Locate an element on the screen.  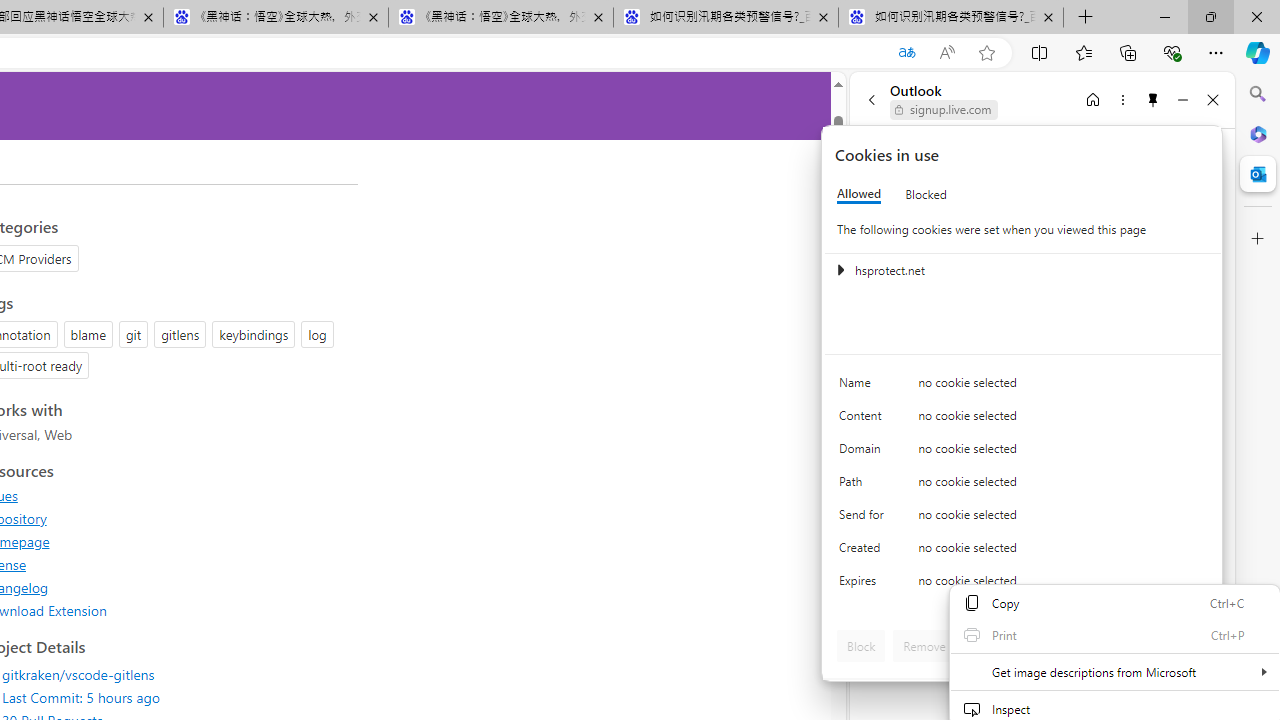
'Expires' is located at coordinates (865, 585).